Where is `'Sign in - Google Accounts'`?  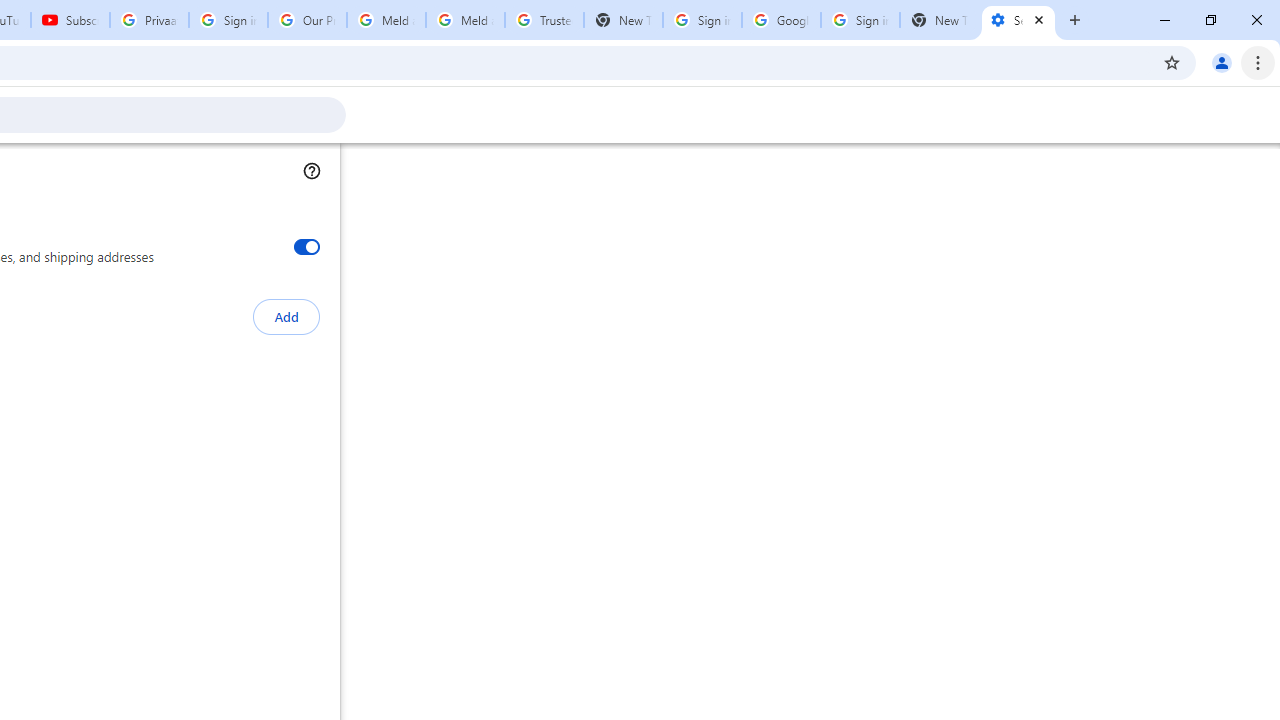 'Sign in - Google Accounts' is located at coordinates (702, 20).